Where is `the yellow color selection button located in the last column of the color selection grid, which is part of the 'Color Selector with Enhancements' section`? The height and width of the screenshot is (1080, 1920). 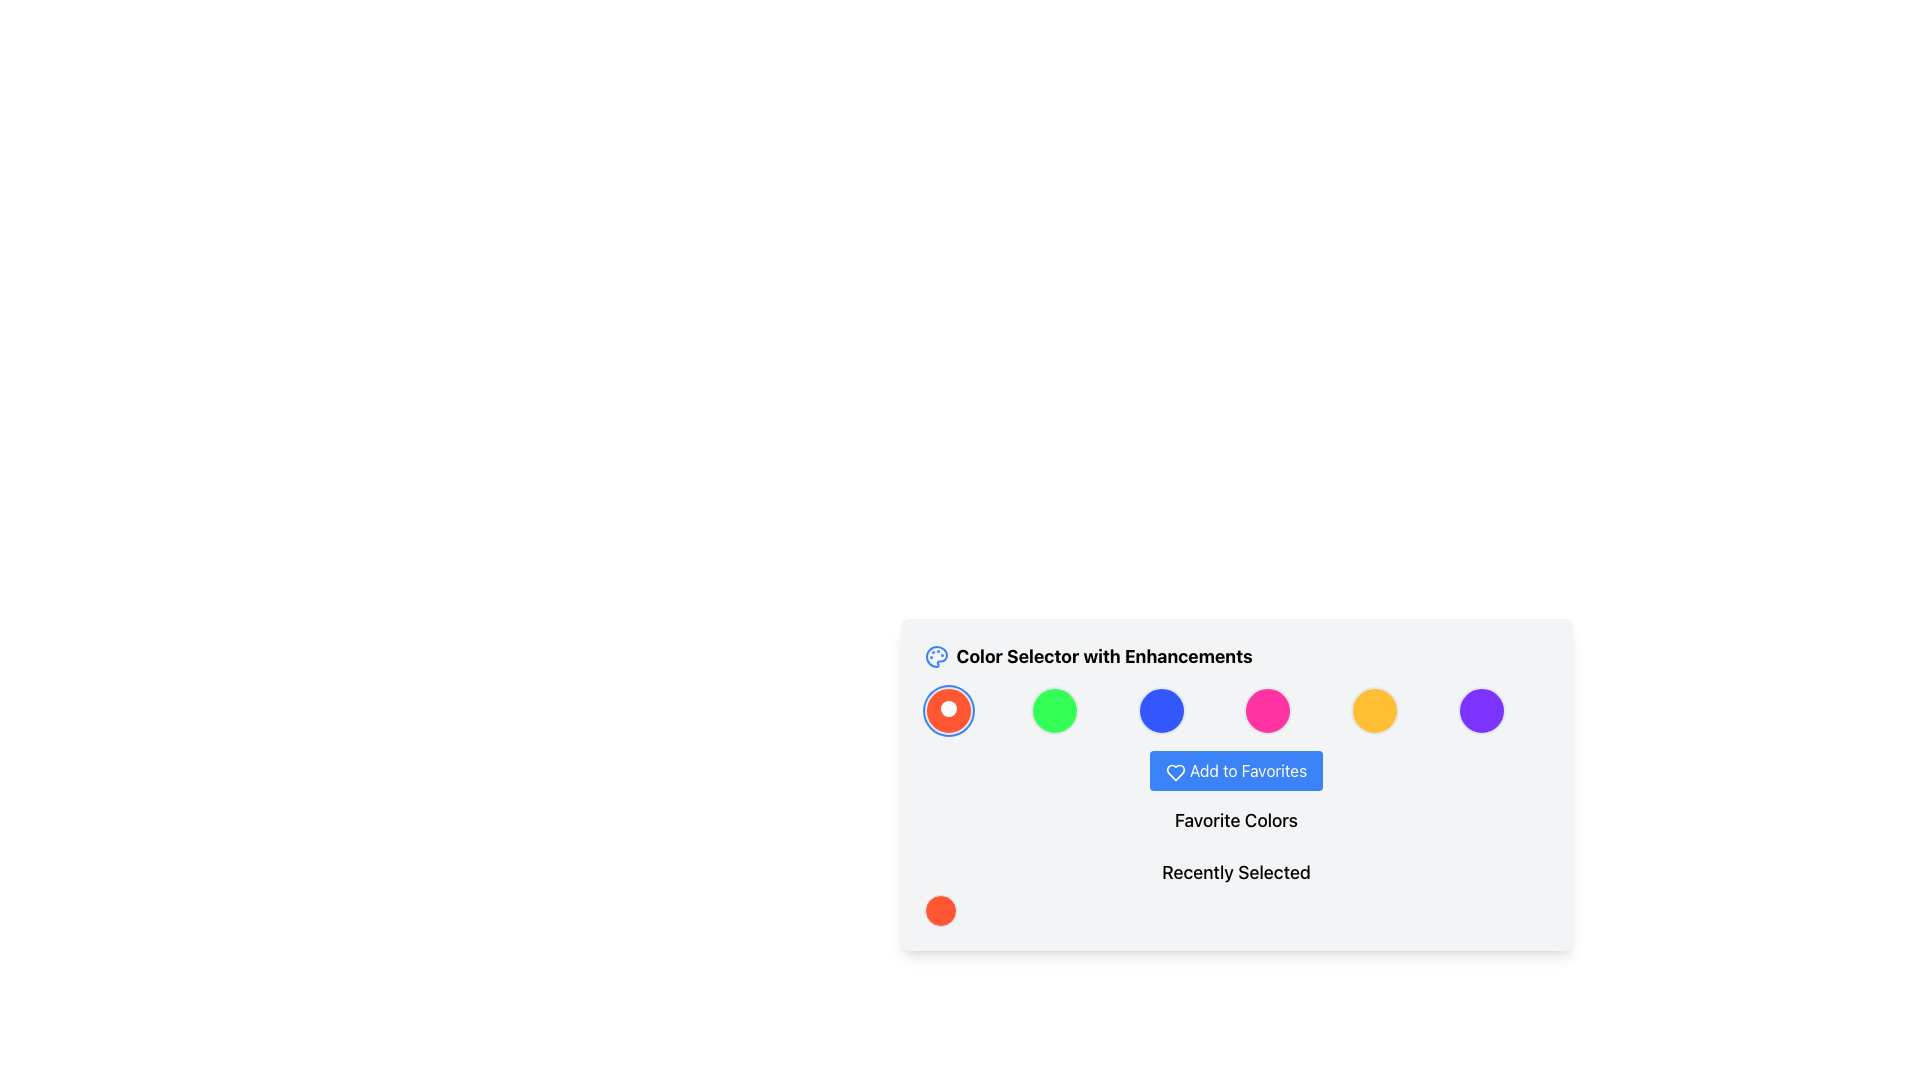 the yellow color selection button located in the last column of the color selection grid, which is part of the 'Color Selector with Enhancements' section is located at coordinates (1374, 709).